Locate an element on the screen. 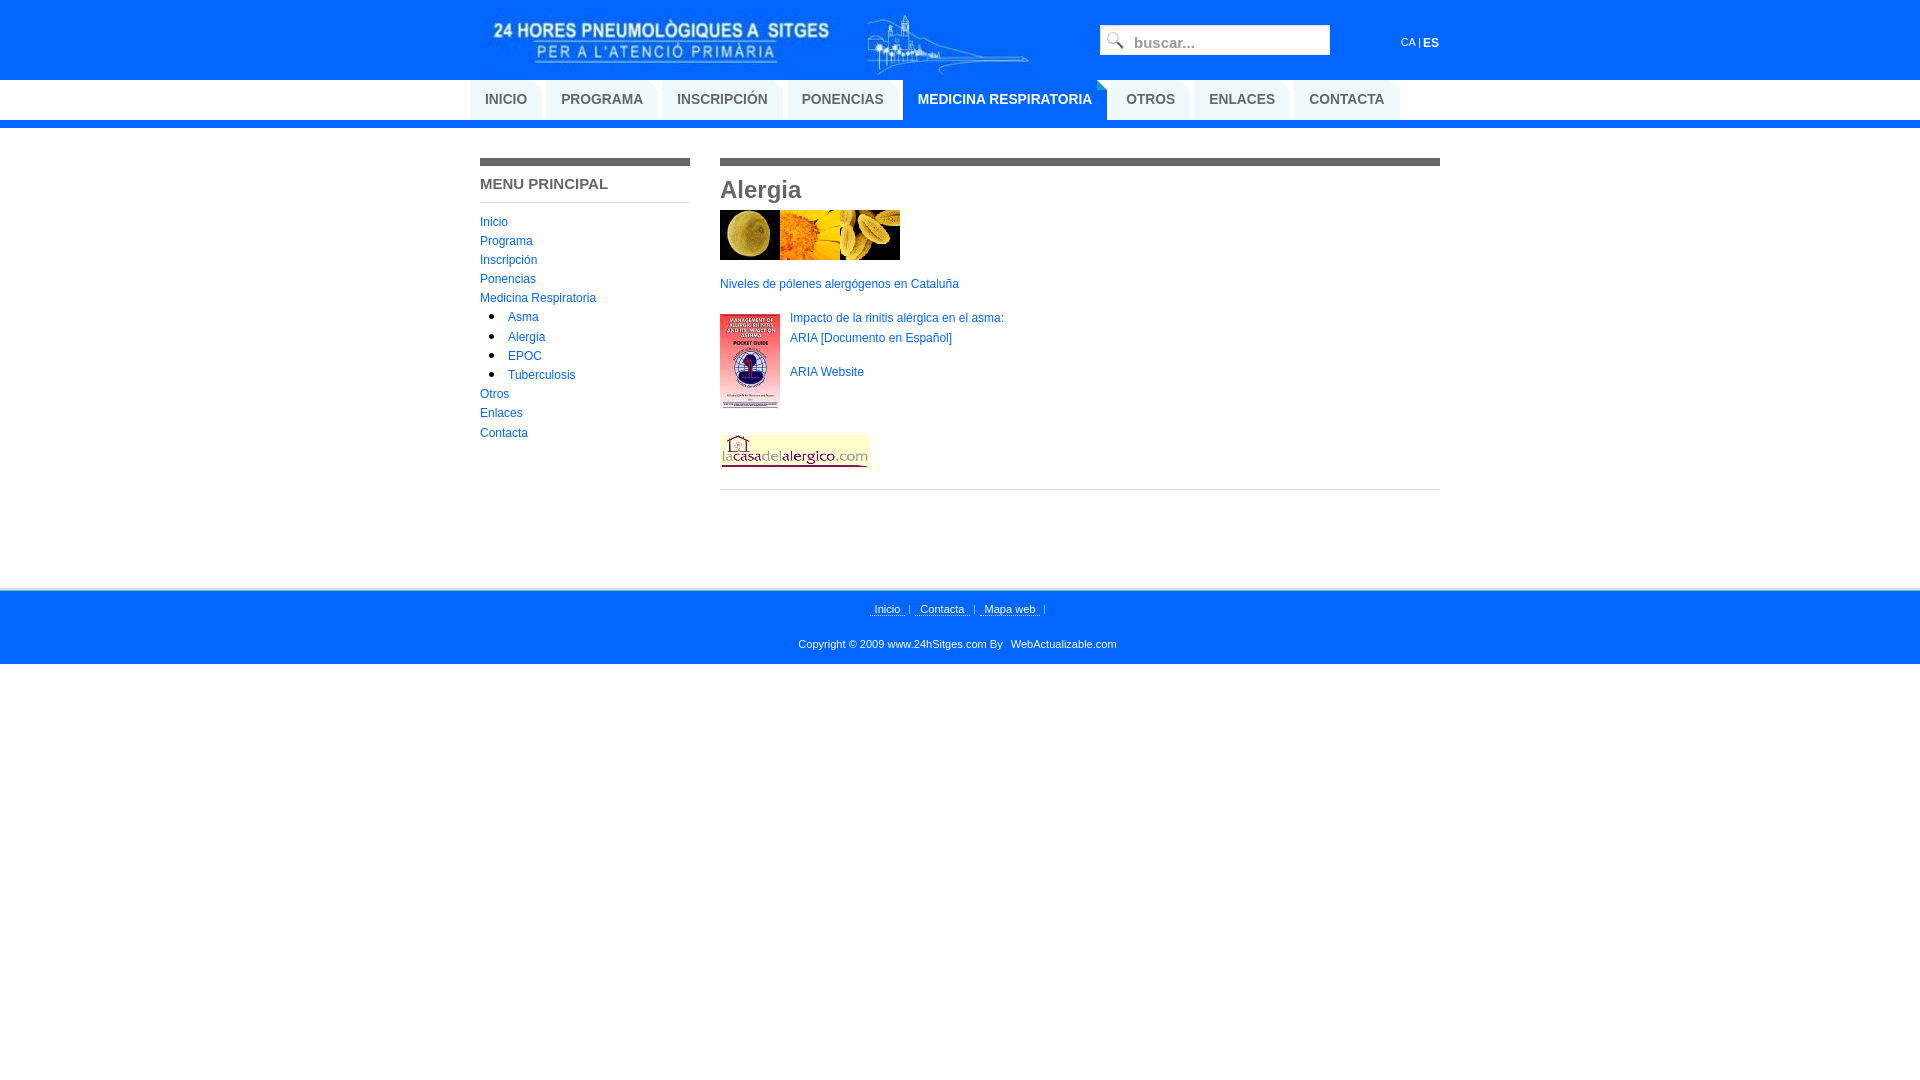  'PROGRAMA' is located at coordinates (600, 100).